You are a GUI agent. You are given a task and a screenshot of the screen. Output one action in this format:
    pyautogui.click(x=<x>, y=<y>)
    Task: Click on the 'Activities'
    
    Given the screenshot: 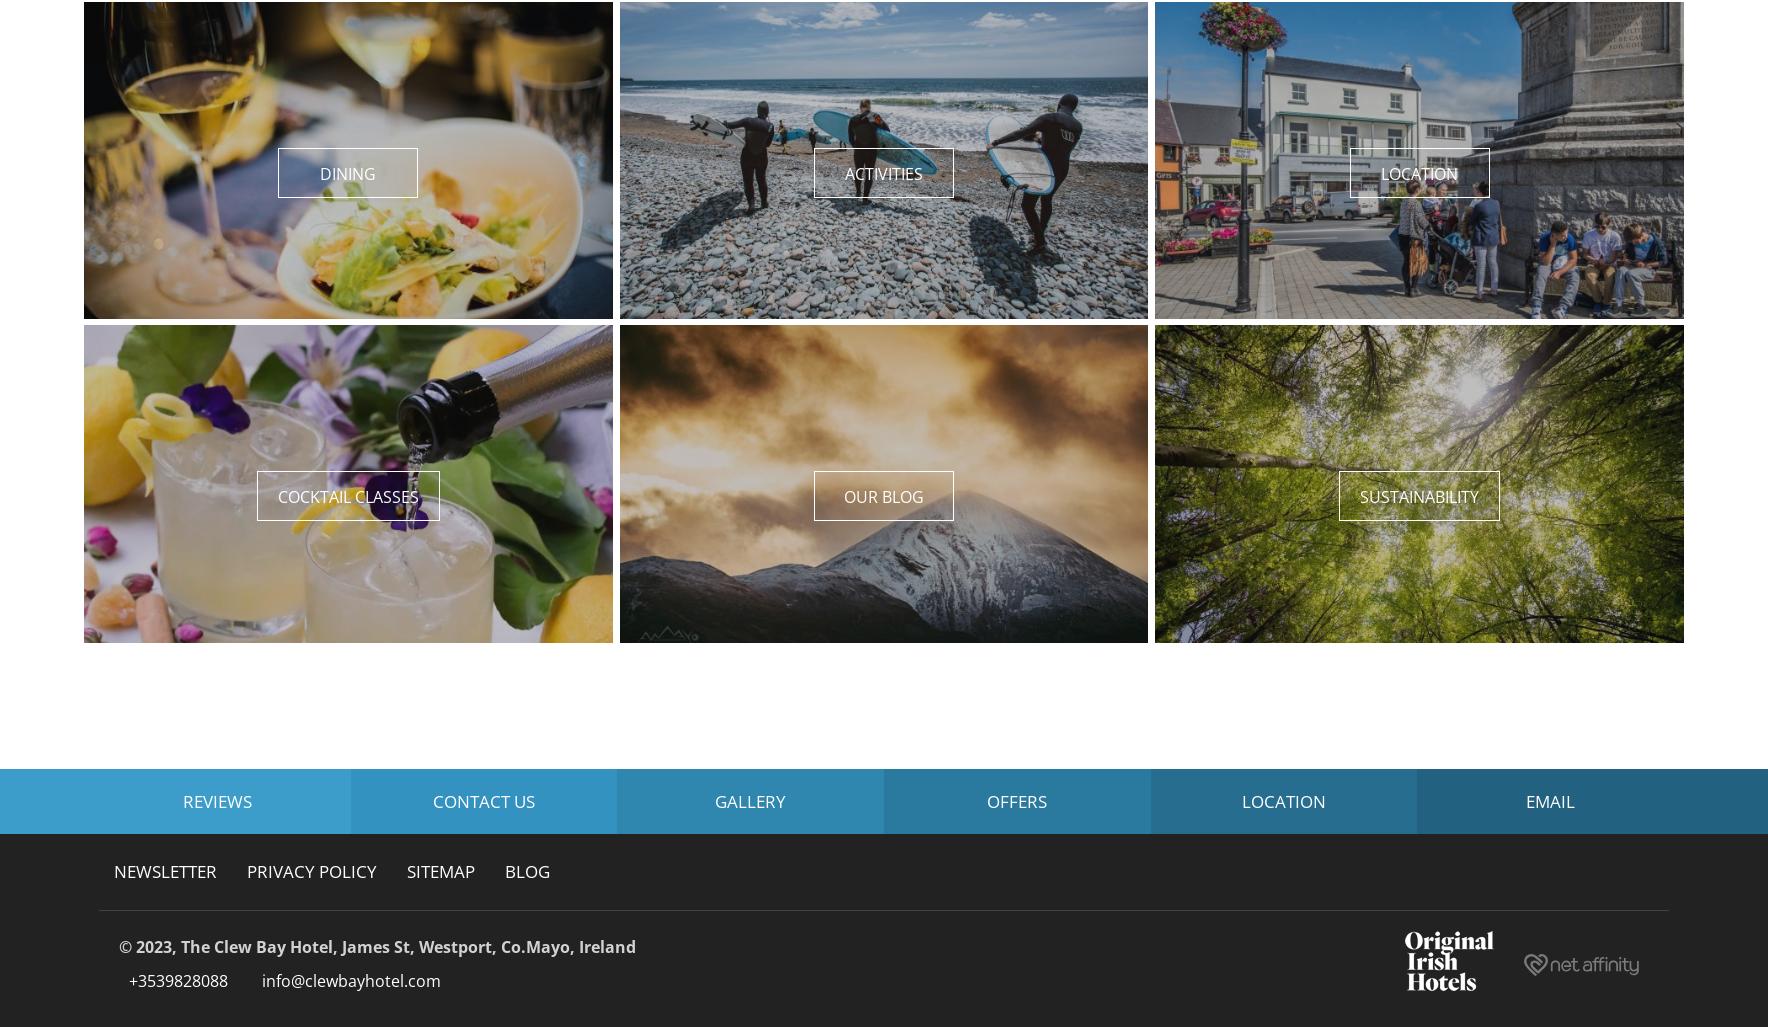 What is the action you would take?
    pyautogui.click(x=882, y=172)
    